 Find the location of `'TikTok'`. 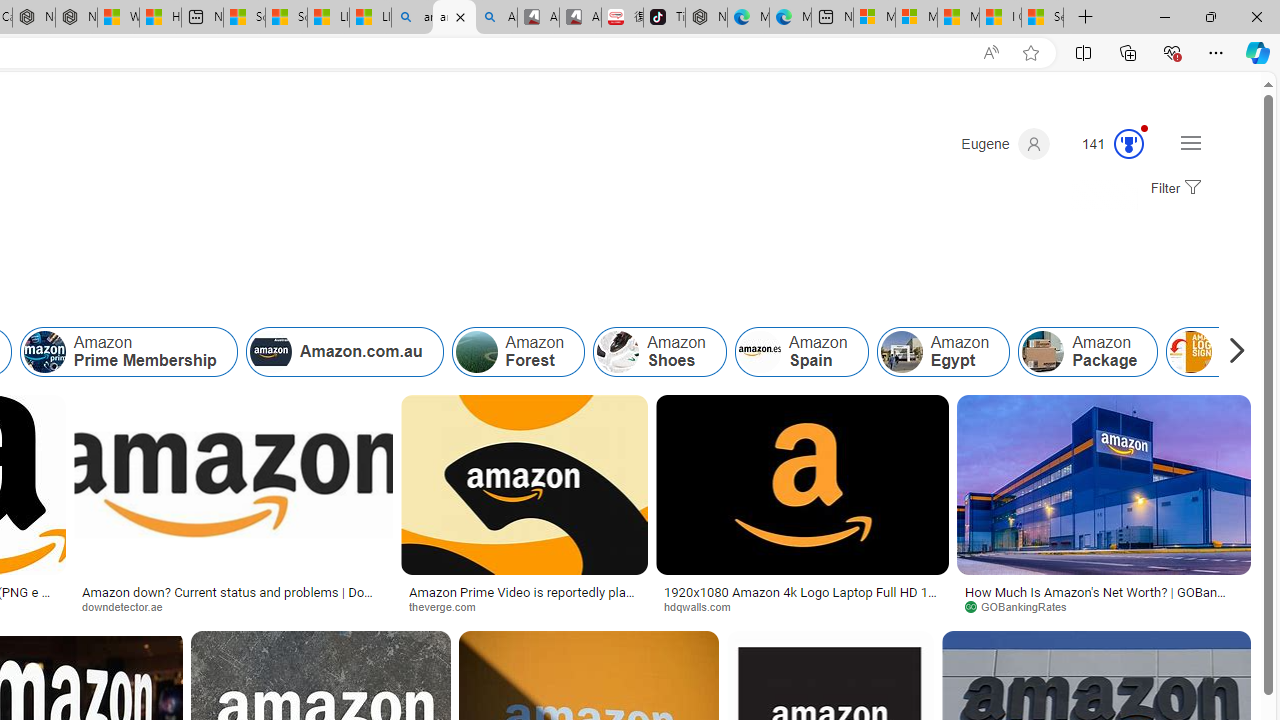

'TikTok' is located at coordinates (664, 17).